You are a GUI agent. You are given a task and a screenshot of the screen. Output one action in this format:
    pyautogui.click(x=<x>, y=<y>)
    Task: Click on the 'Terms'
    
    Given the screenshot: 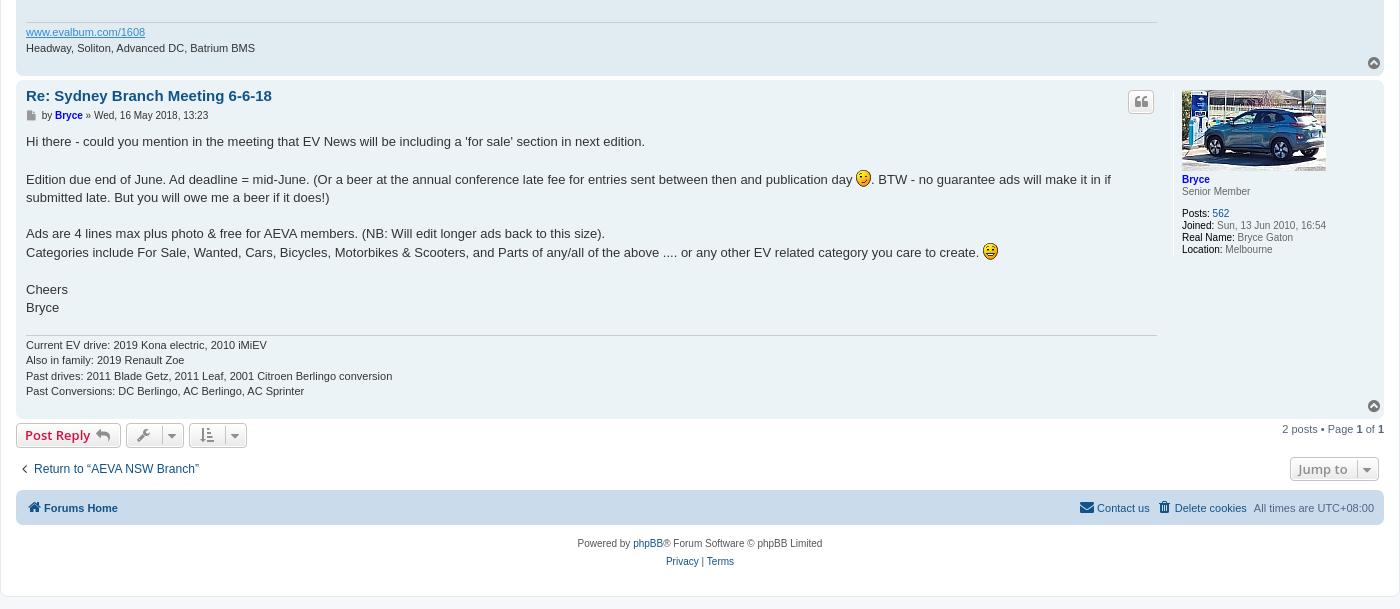 What is the action you would take?
    pyautogui.click(x=719, y=560)
    